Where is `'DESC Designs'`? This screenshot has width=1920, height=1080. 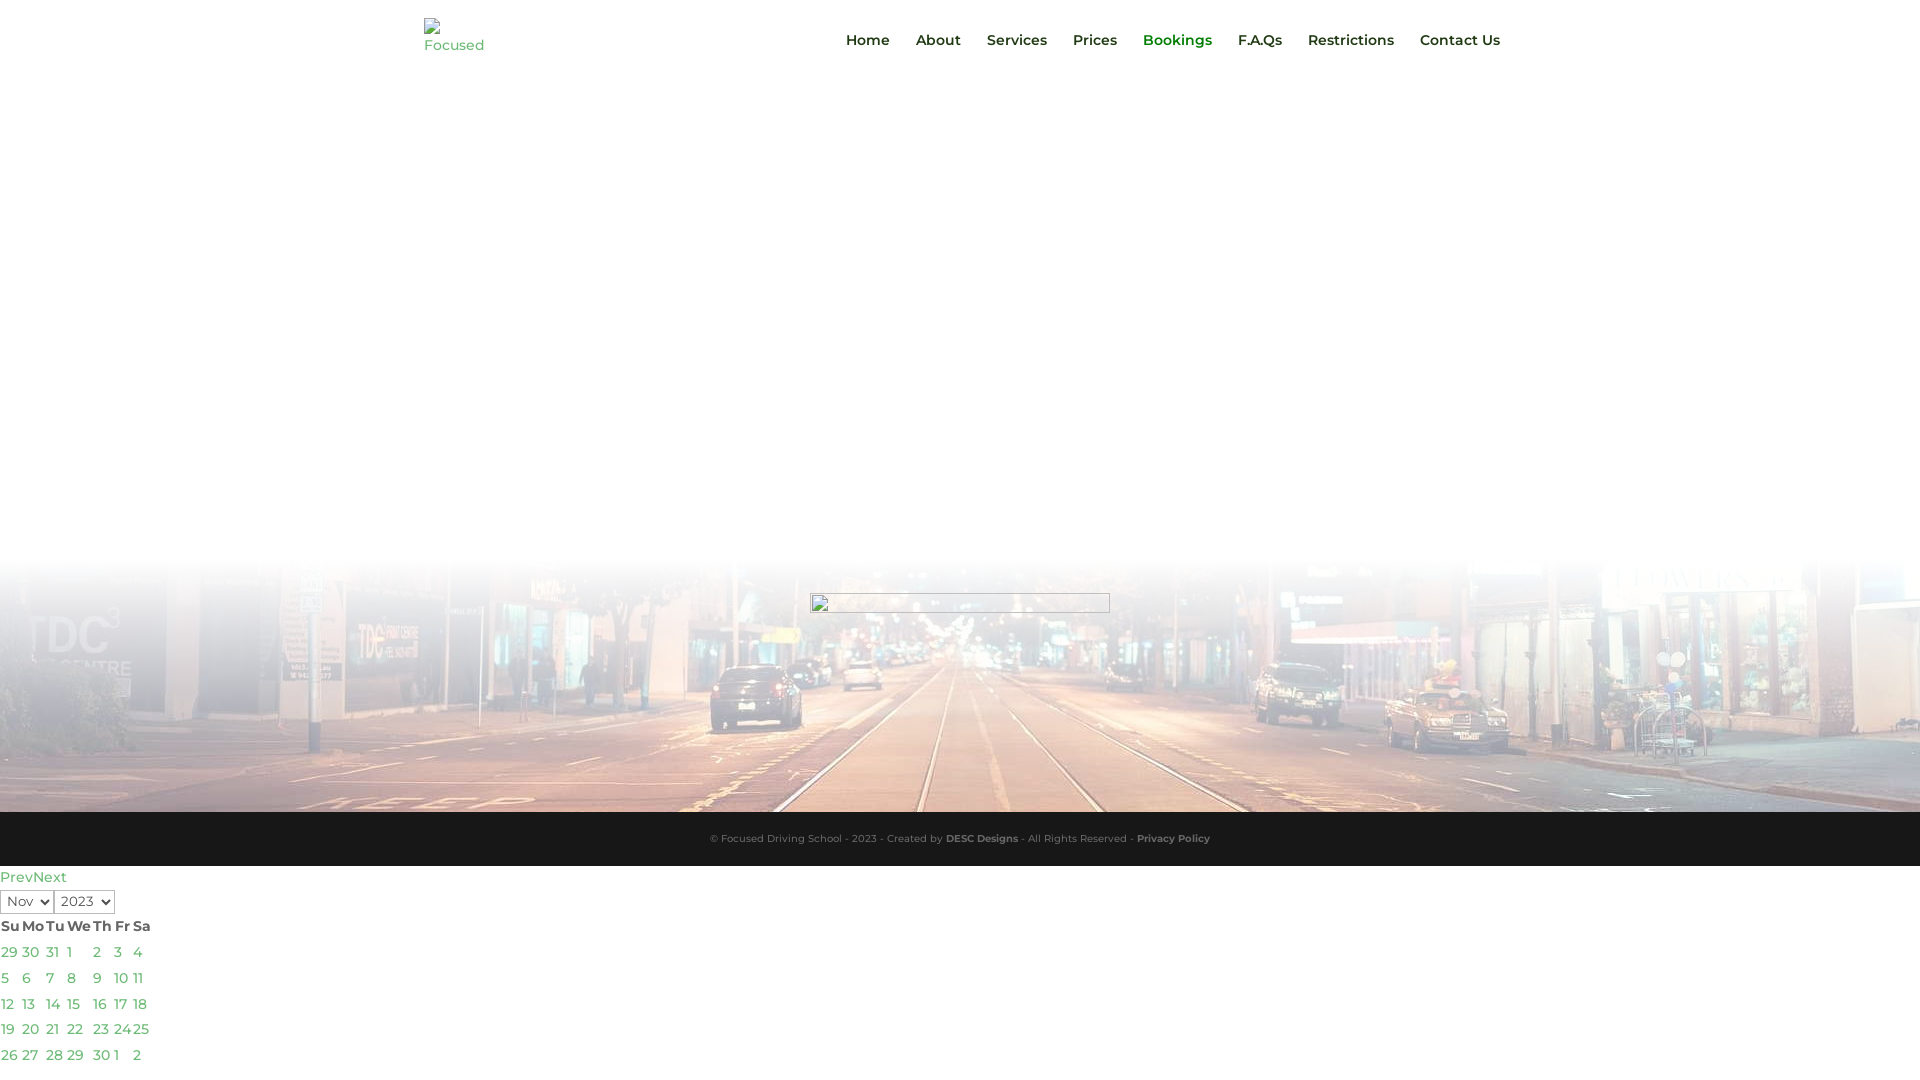
'DESC Designs' is located at coordinates (982, 838).